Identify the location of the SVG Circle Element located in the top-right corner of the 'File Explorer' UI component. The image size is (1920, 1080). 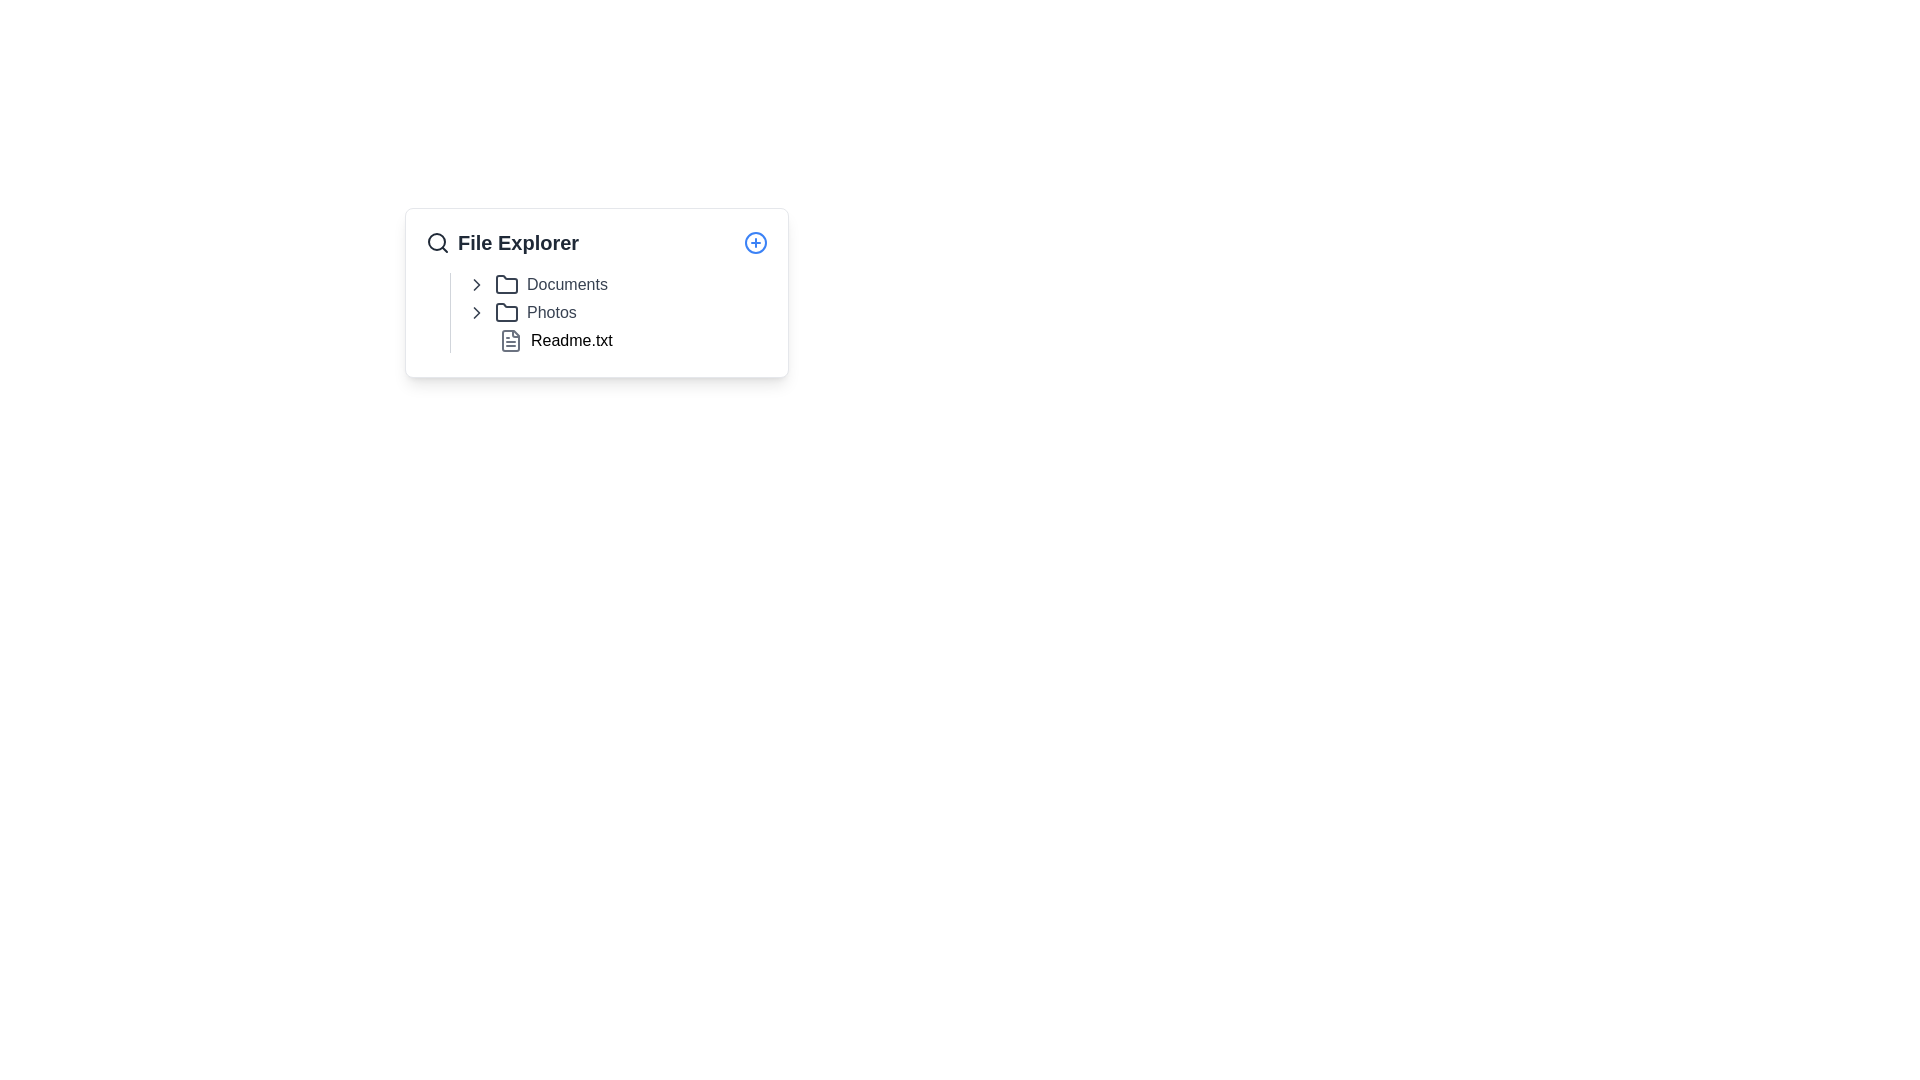
(754, 242).